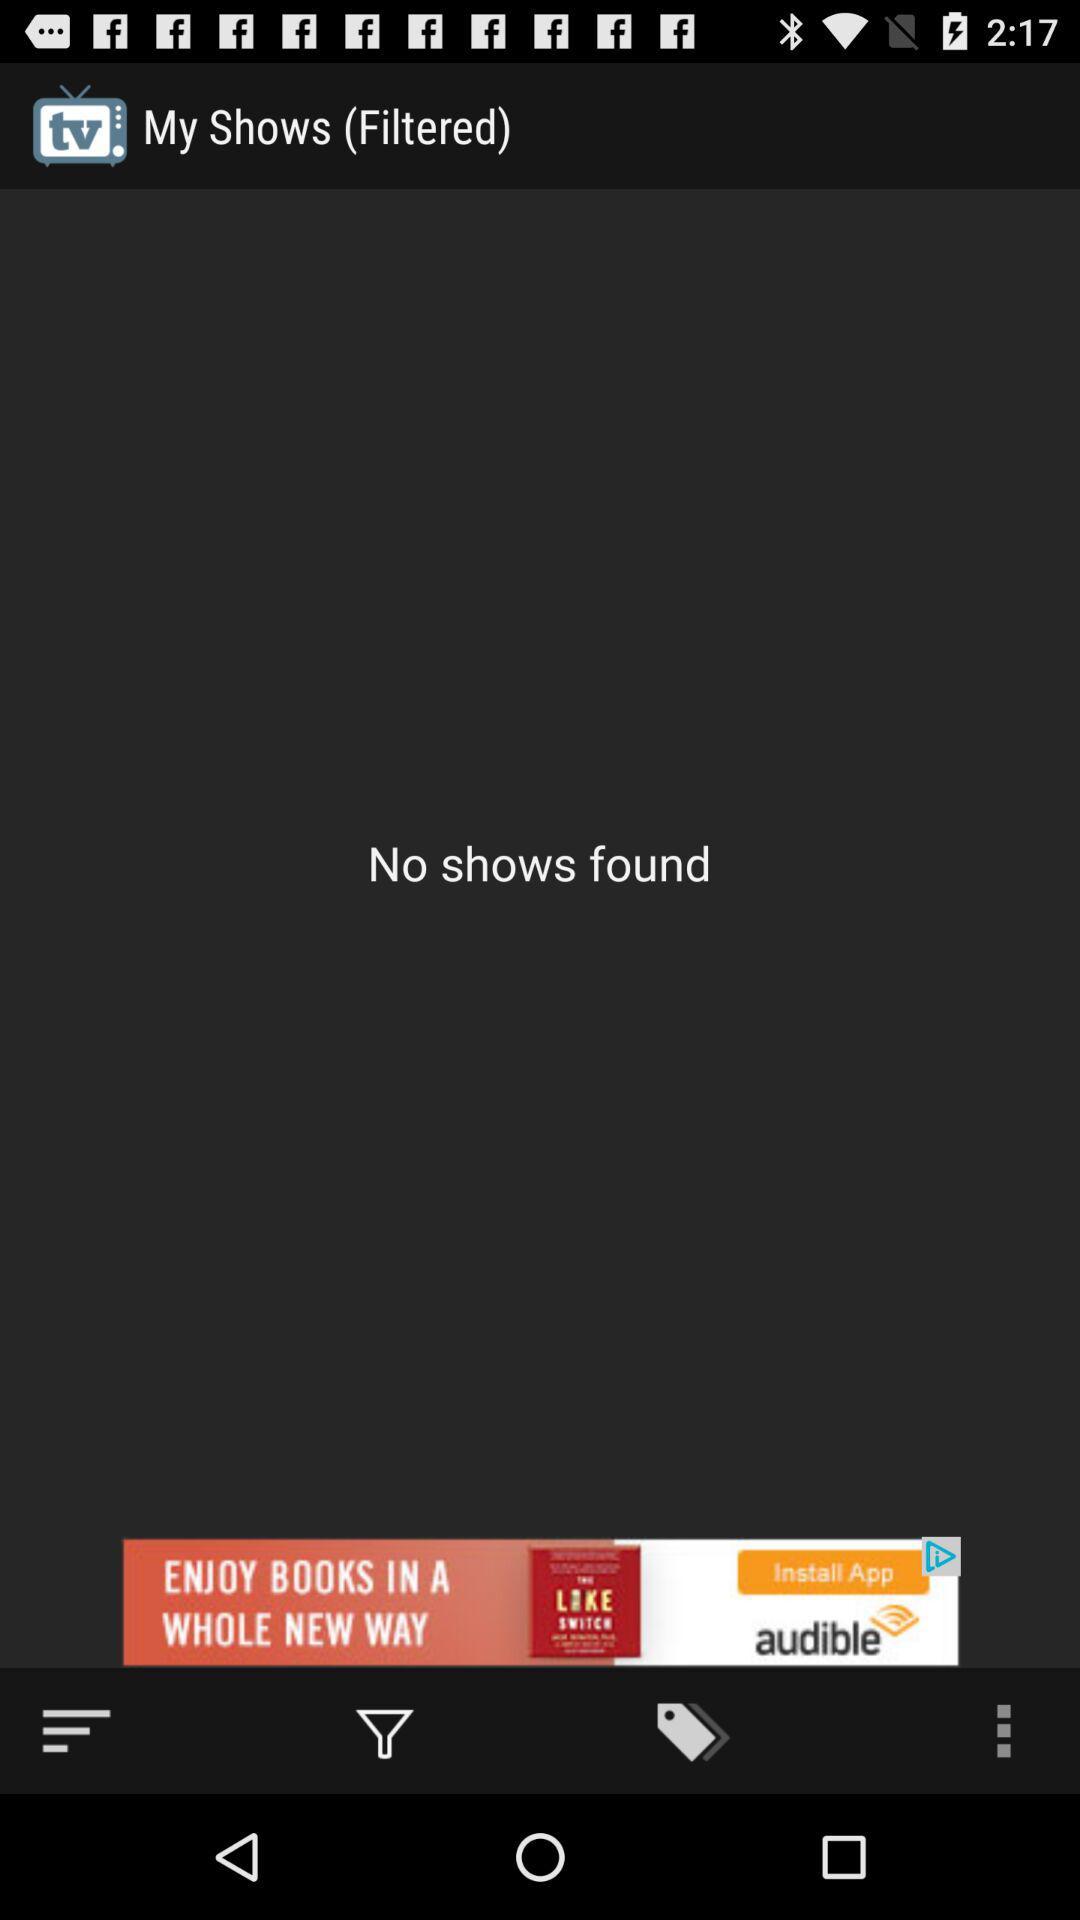 Image resolution: width=1080 pixels, height=1920 pixels. I want to click on advertisement area, so click(540, 1602).